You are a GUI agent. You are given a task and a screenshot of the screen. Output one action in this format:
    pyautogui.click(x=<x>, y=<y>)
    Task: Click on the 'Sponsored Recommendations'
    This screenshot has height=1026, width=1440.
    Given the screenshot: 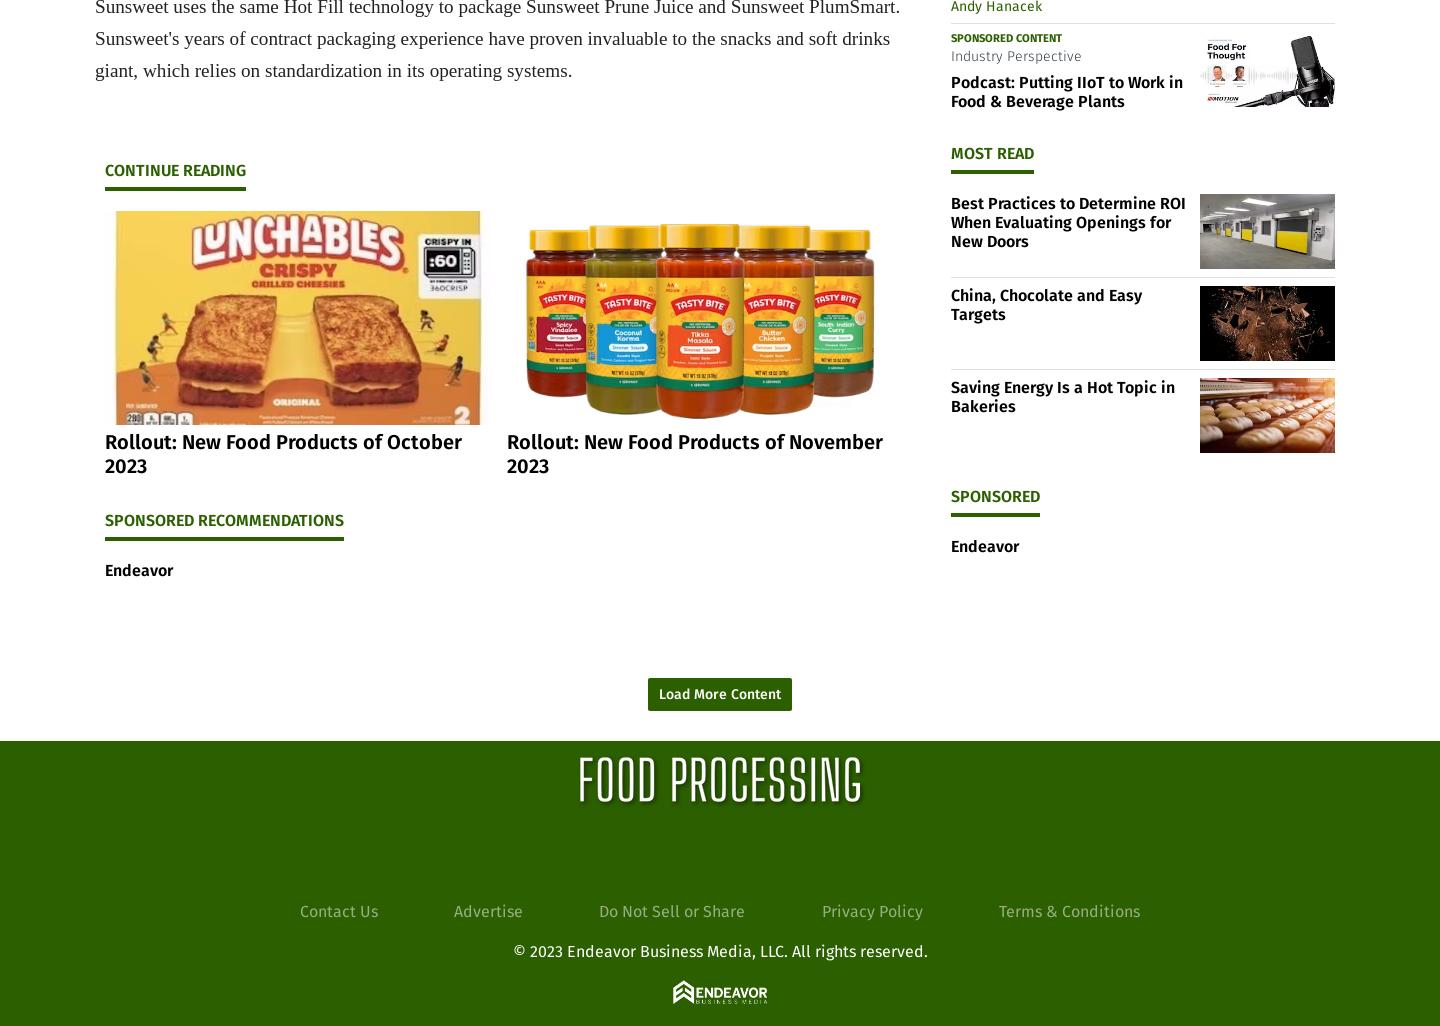 What is the action you would take?
    pyautogui.click(x=224, y=520)
    